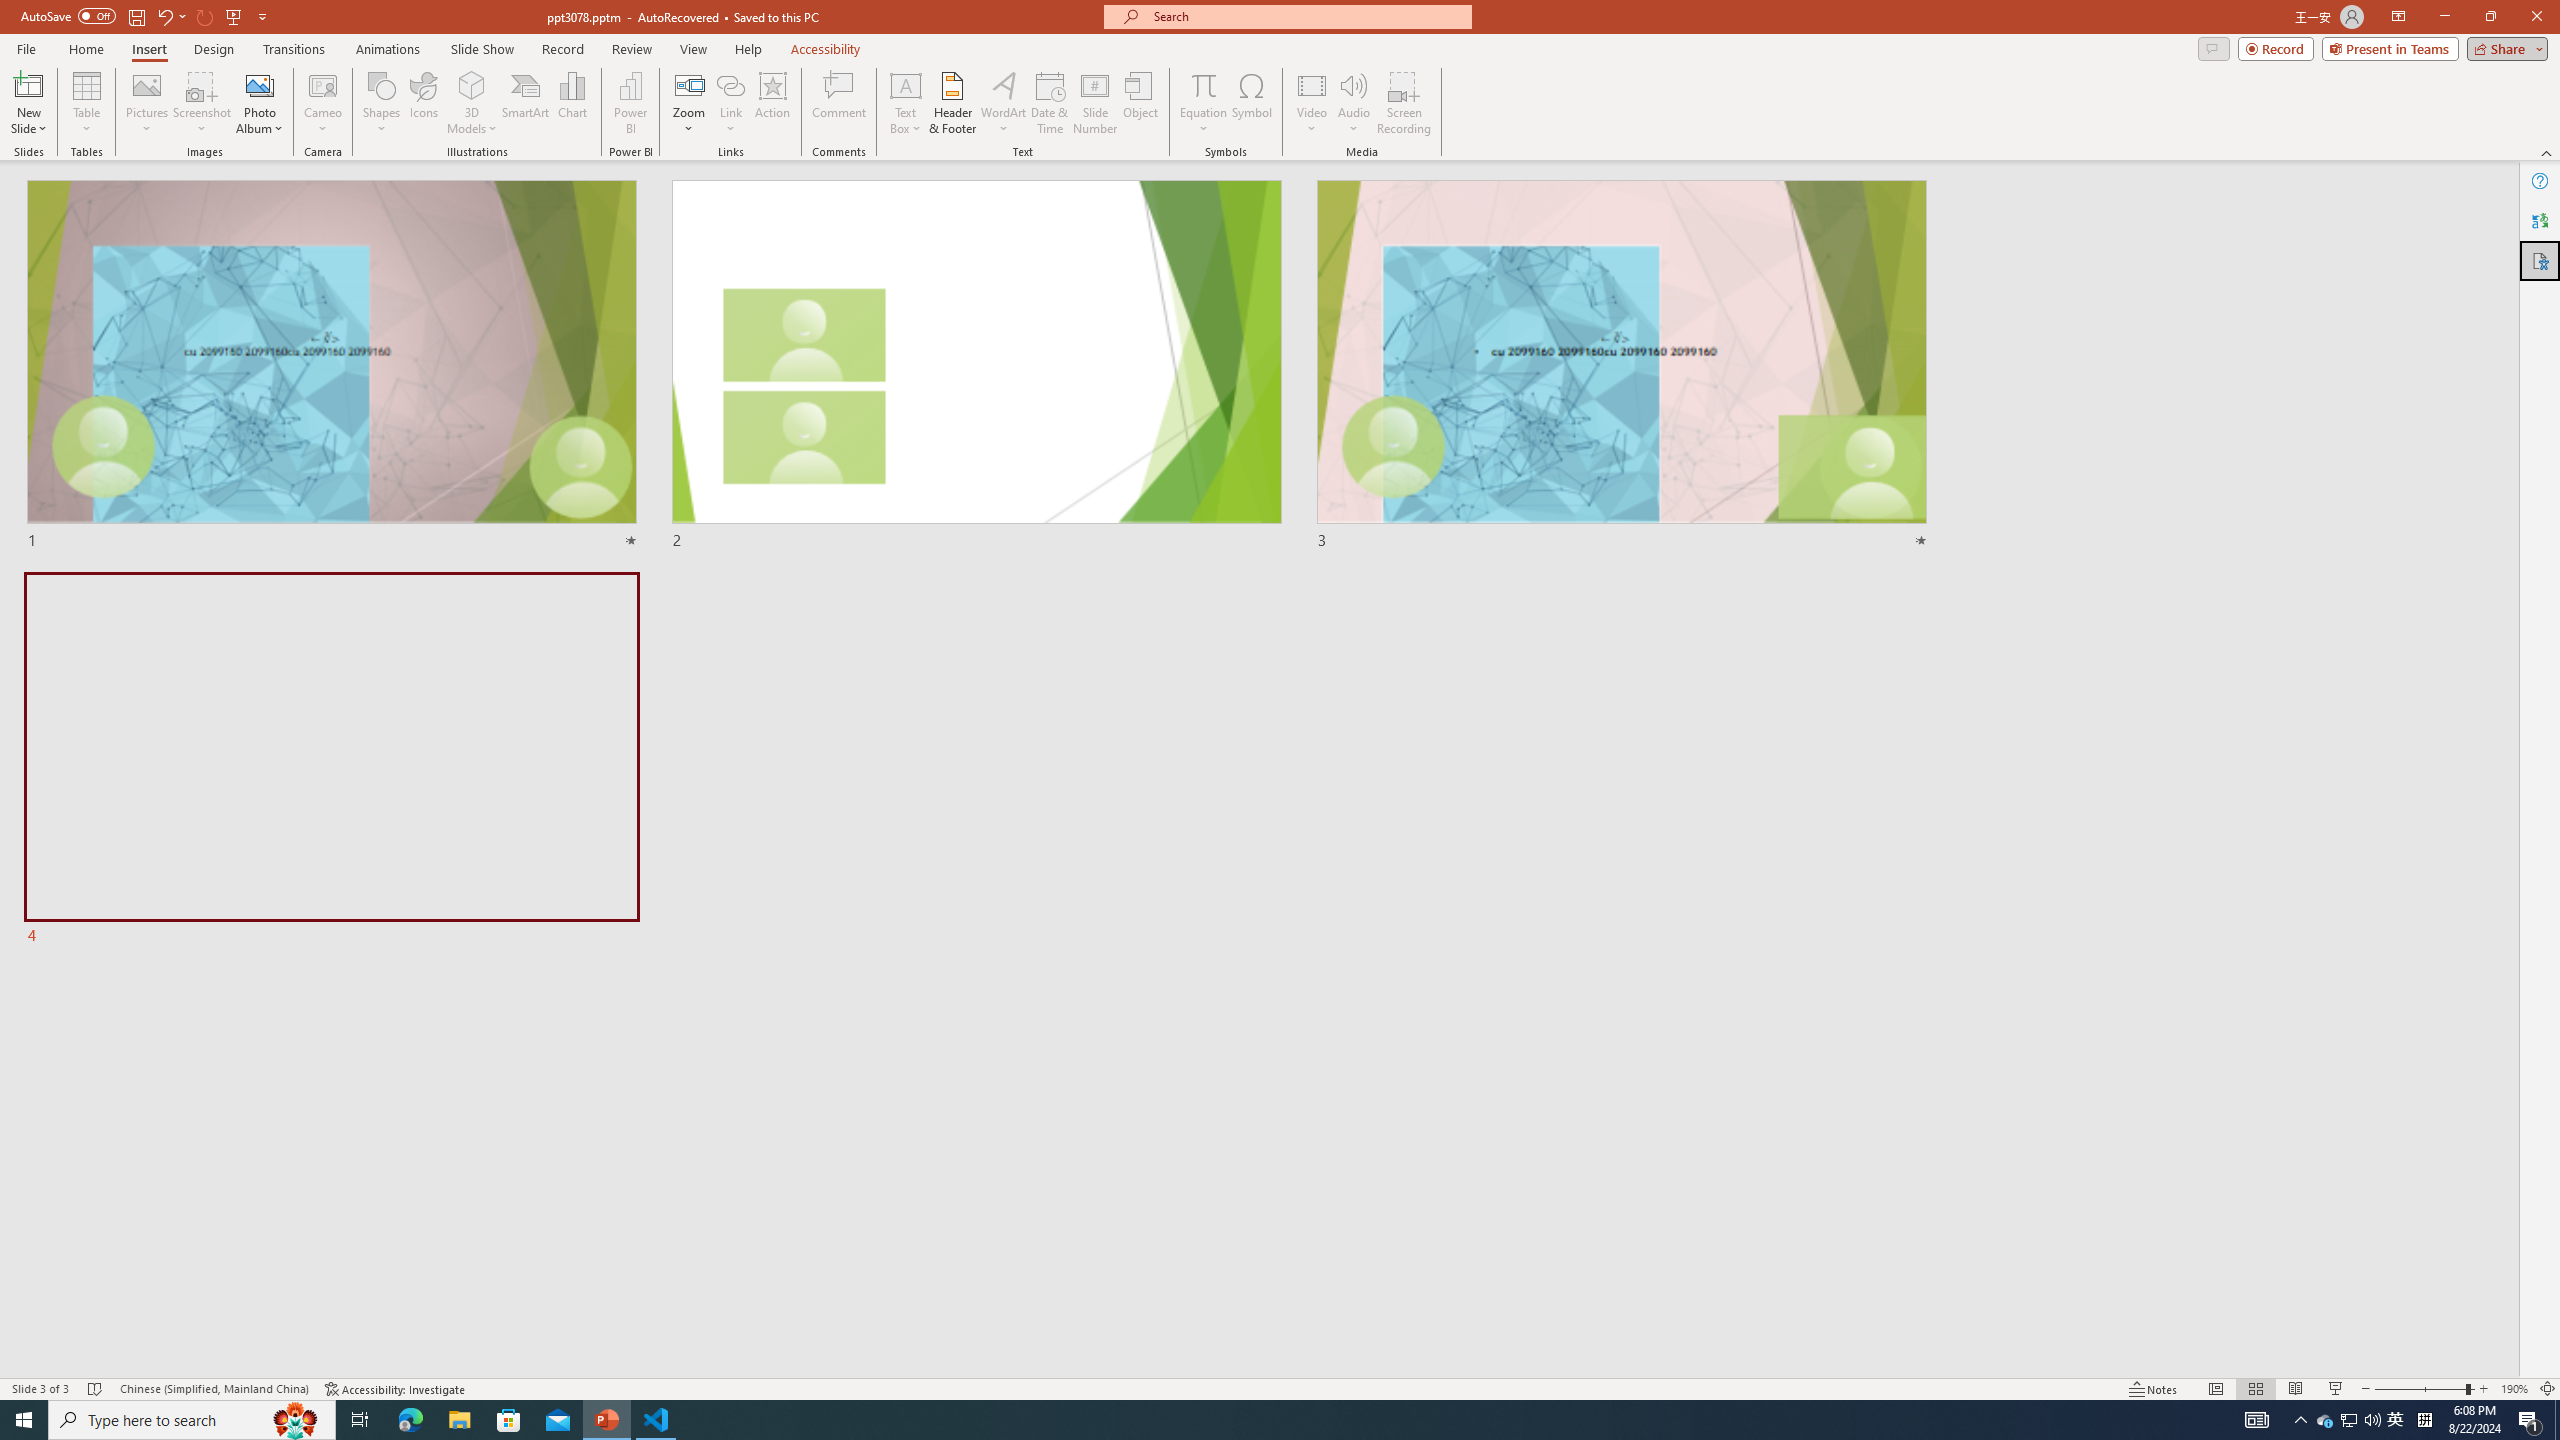 This screenshot has width=2560, height=1440. Describe the element at coordinates (773, 103) in the screenshot. I see `'Action'` at that location.